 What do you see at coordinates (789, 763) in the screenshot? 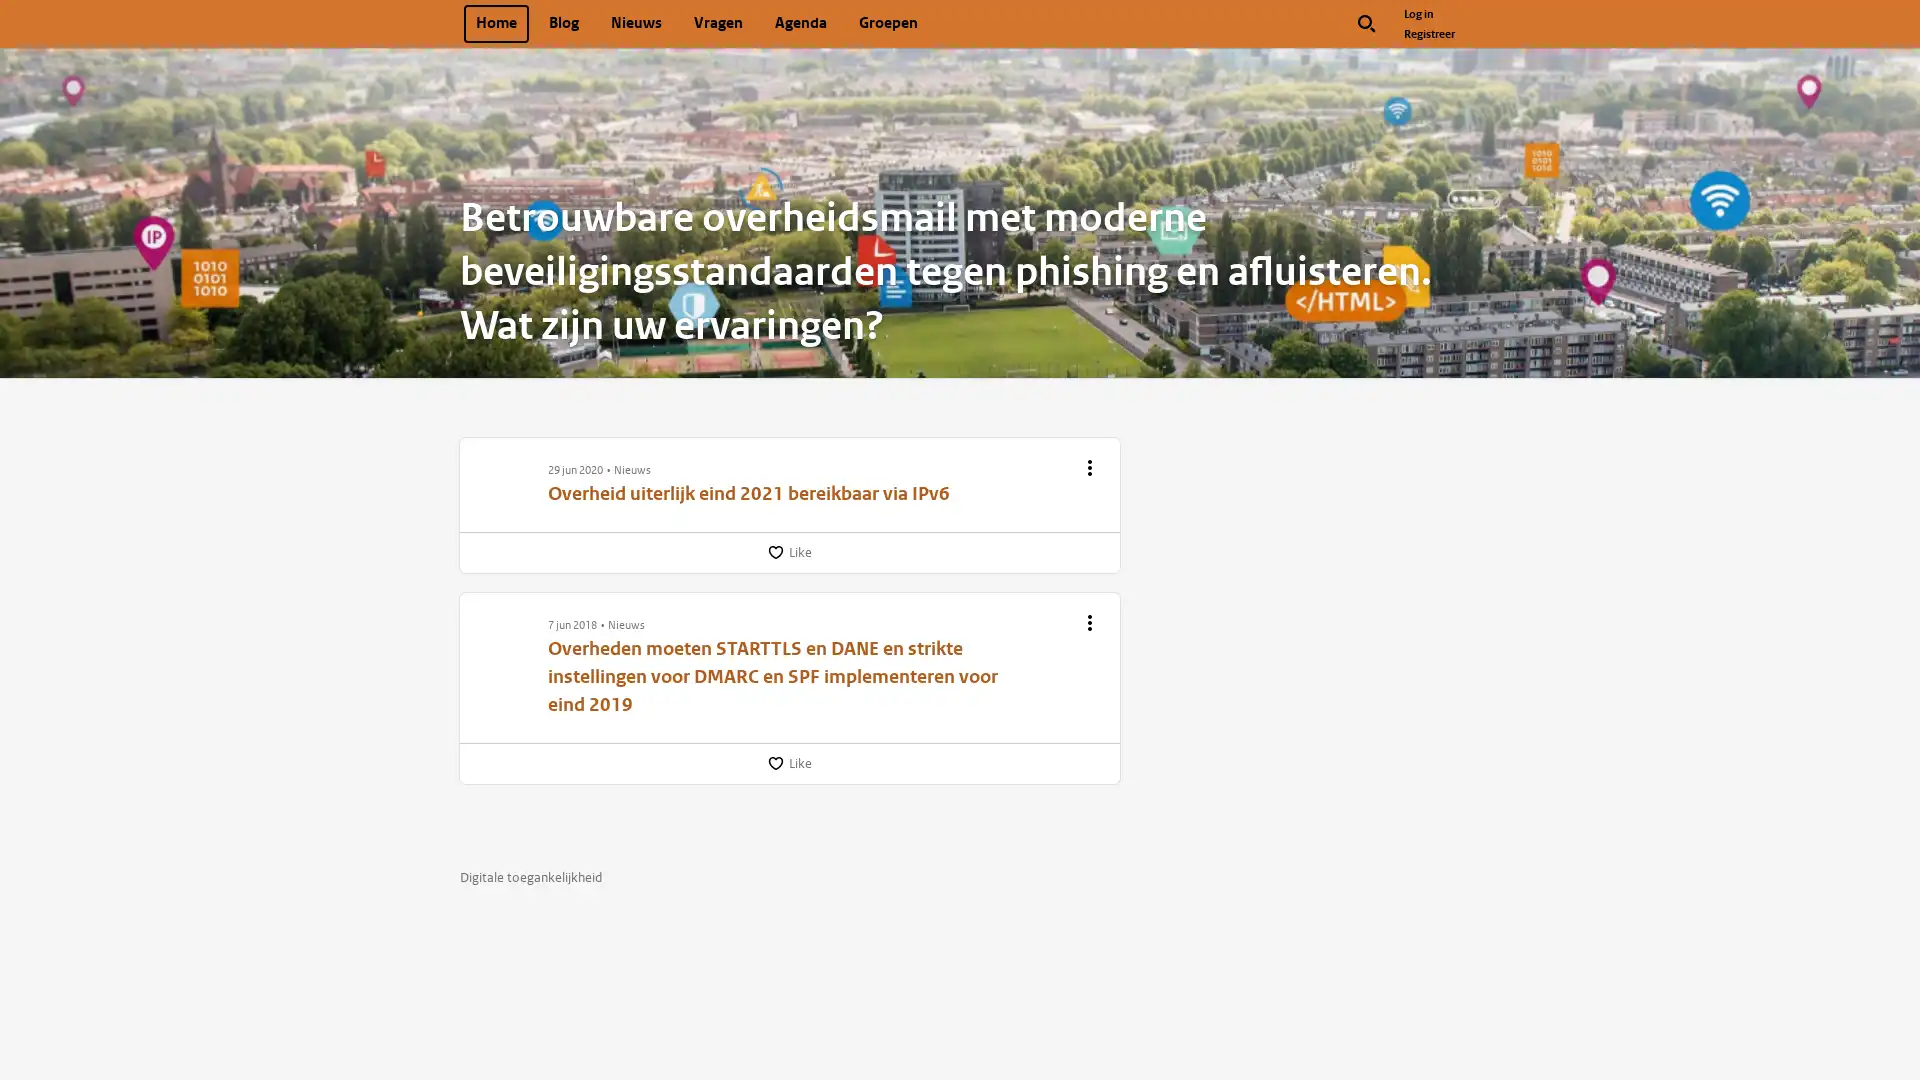
I see `Like` at bounding box center [789, 763].